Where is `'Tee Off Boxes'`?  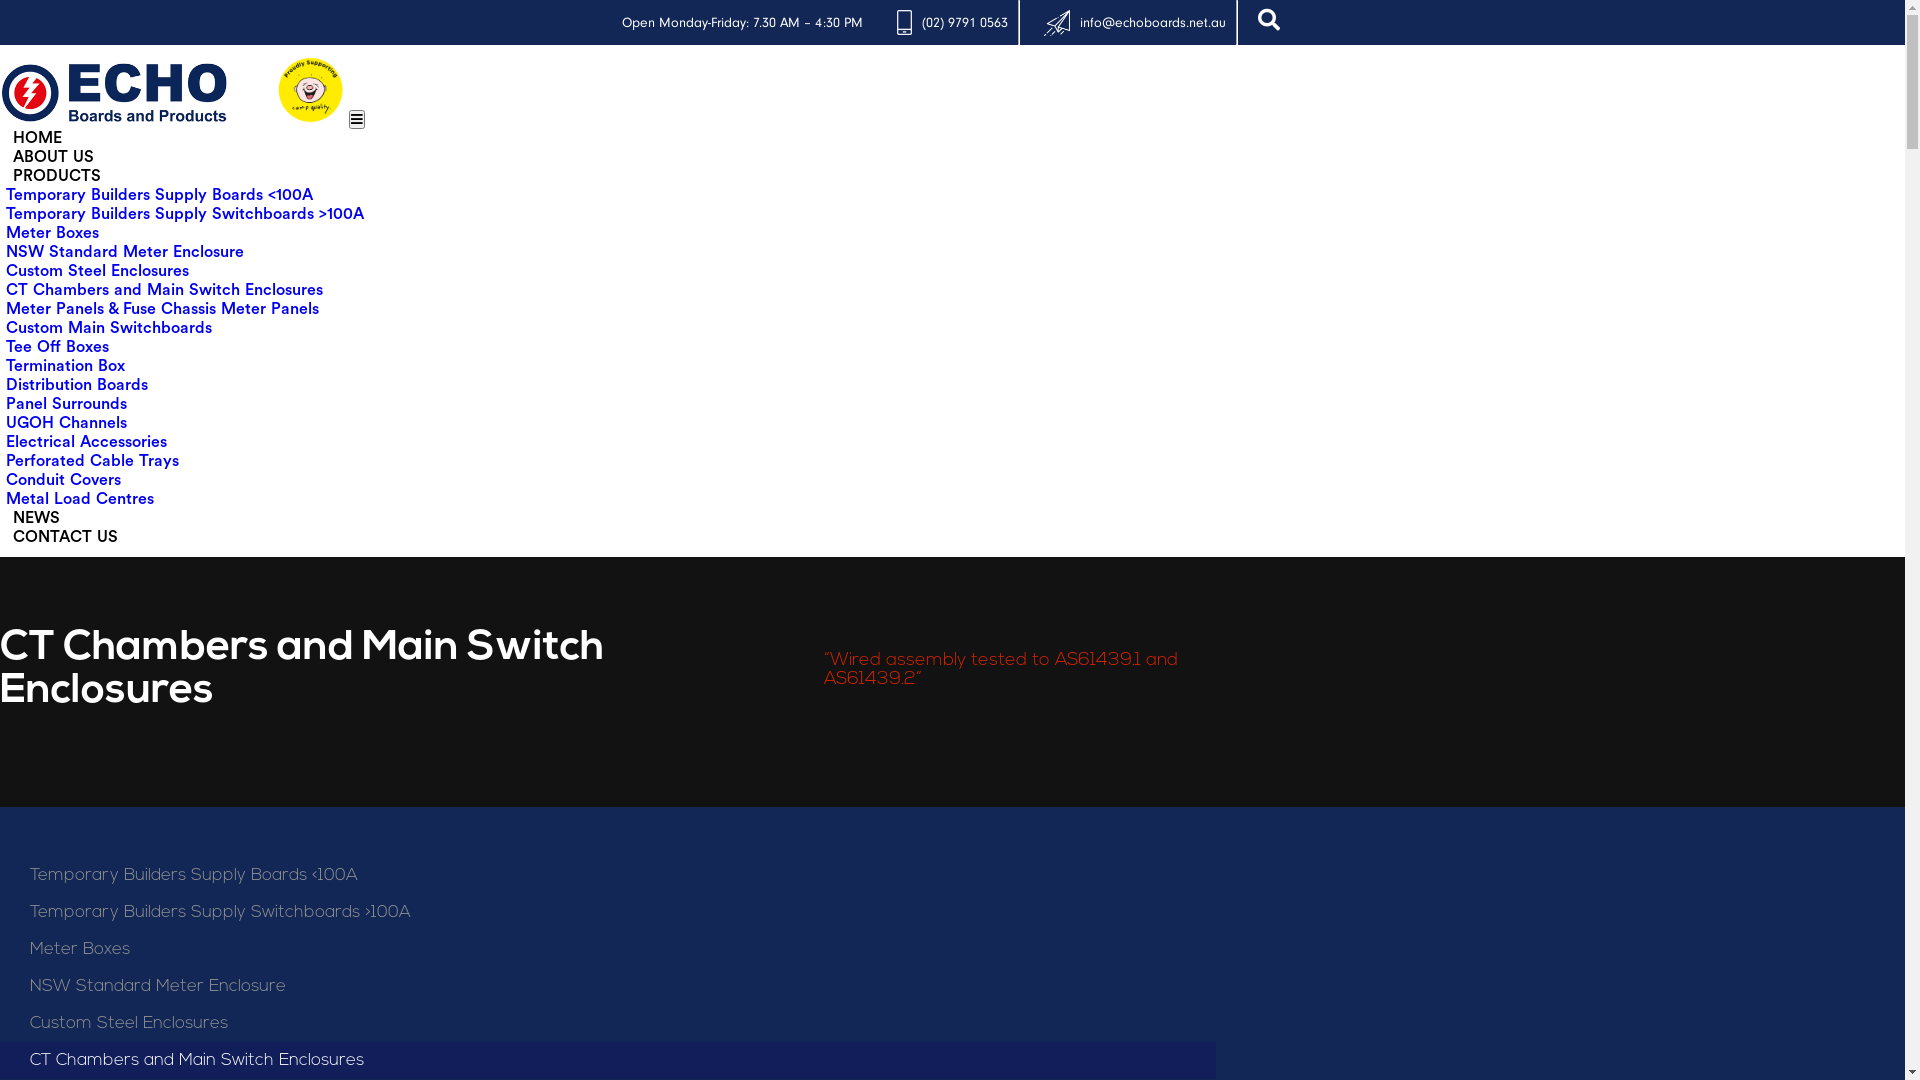
'Tee Off Boxes' is located at coordinates (57, 346).